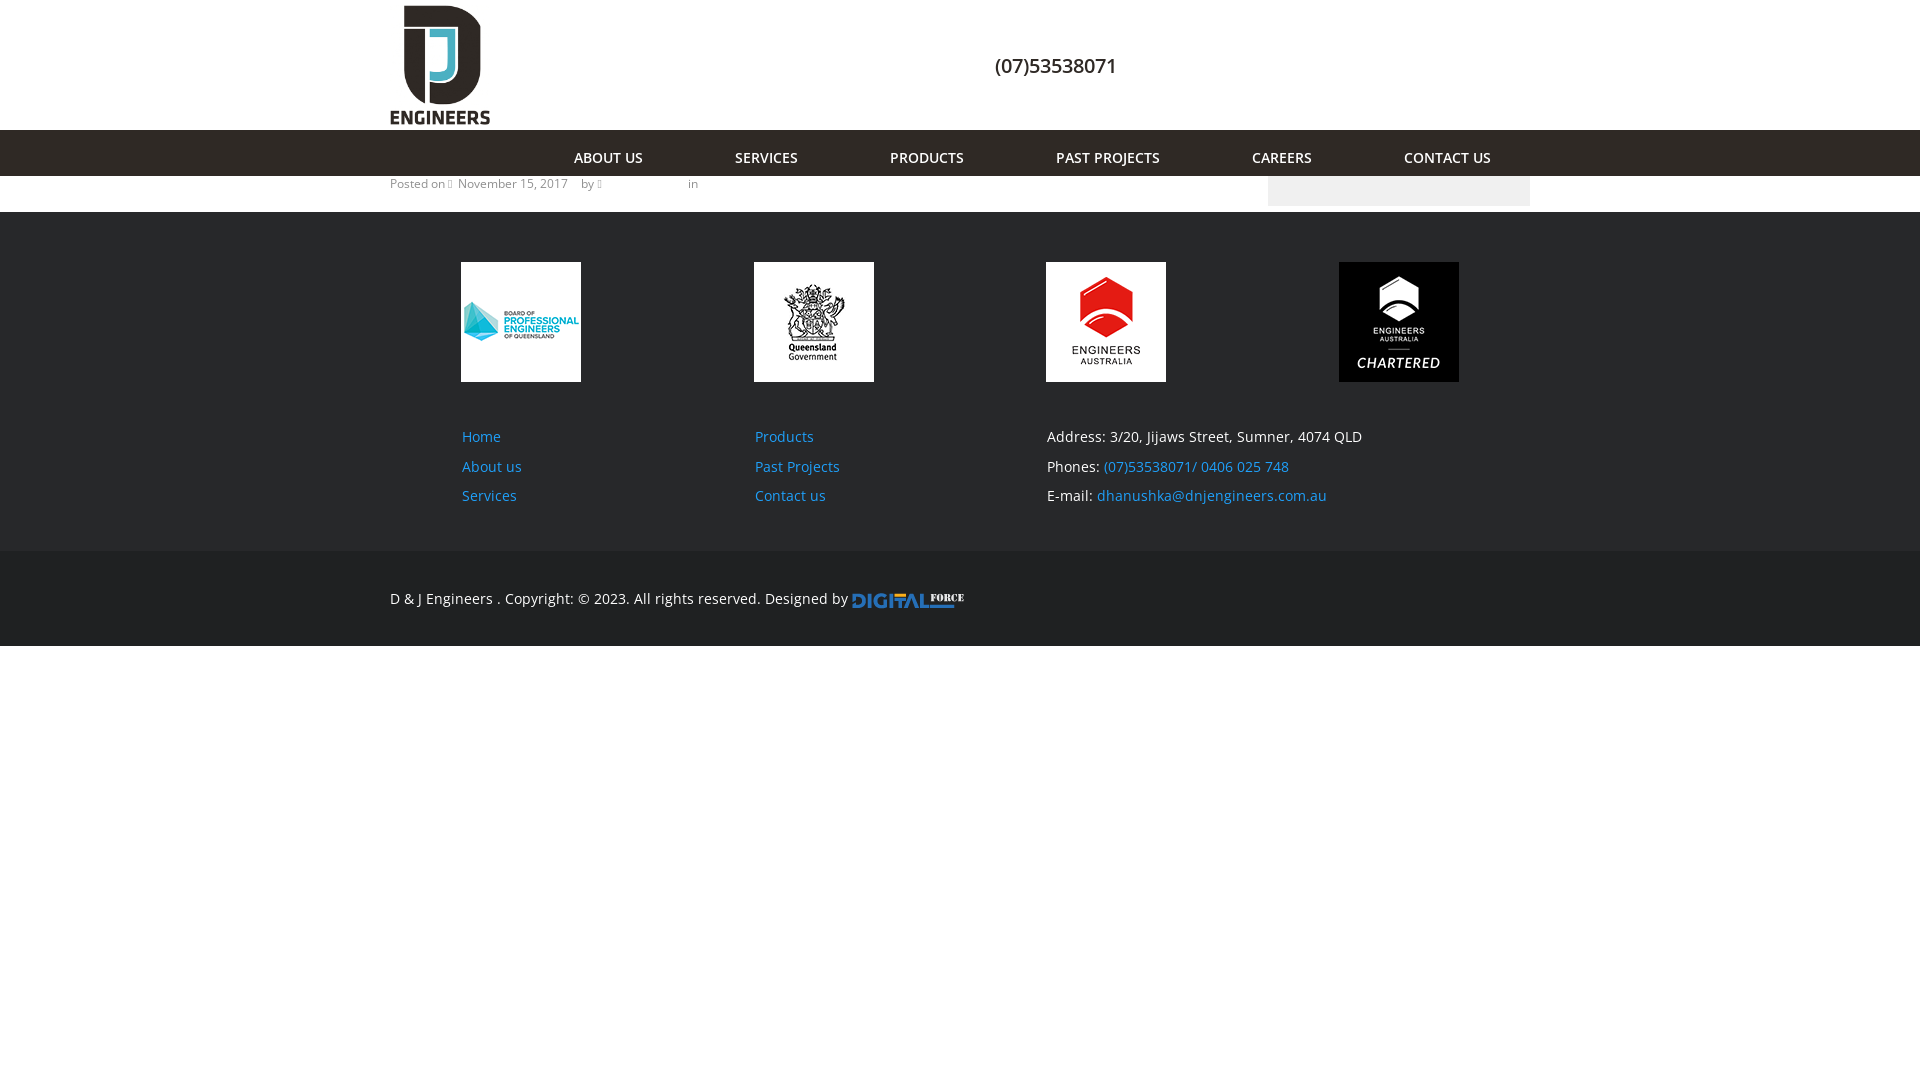  I want to click on 'Past Projects', so click(795, 466).